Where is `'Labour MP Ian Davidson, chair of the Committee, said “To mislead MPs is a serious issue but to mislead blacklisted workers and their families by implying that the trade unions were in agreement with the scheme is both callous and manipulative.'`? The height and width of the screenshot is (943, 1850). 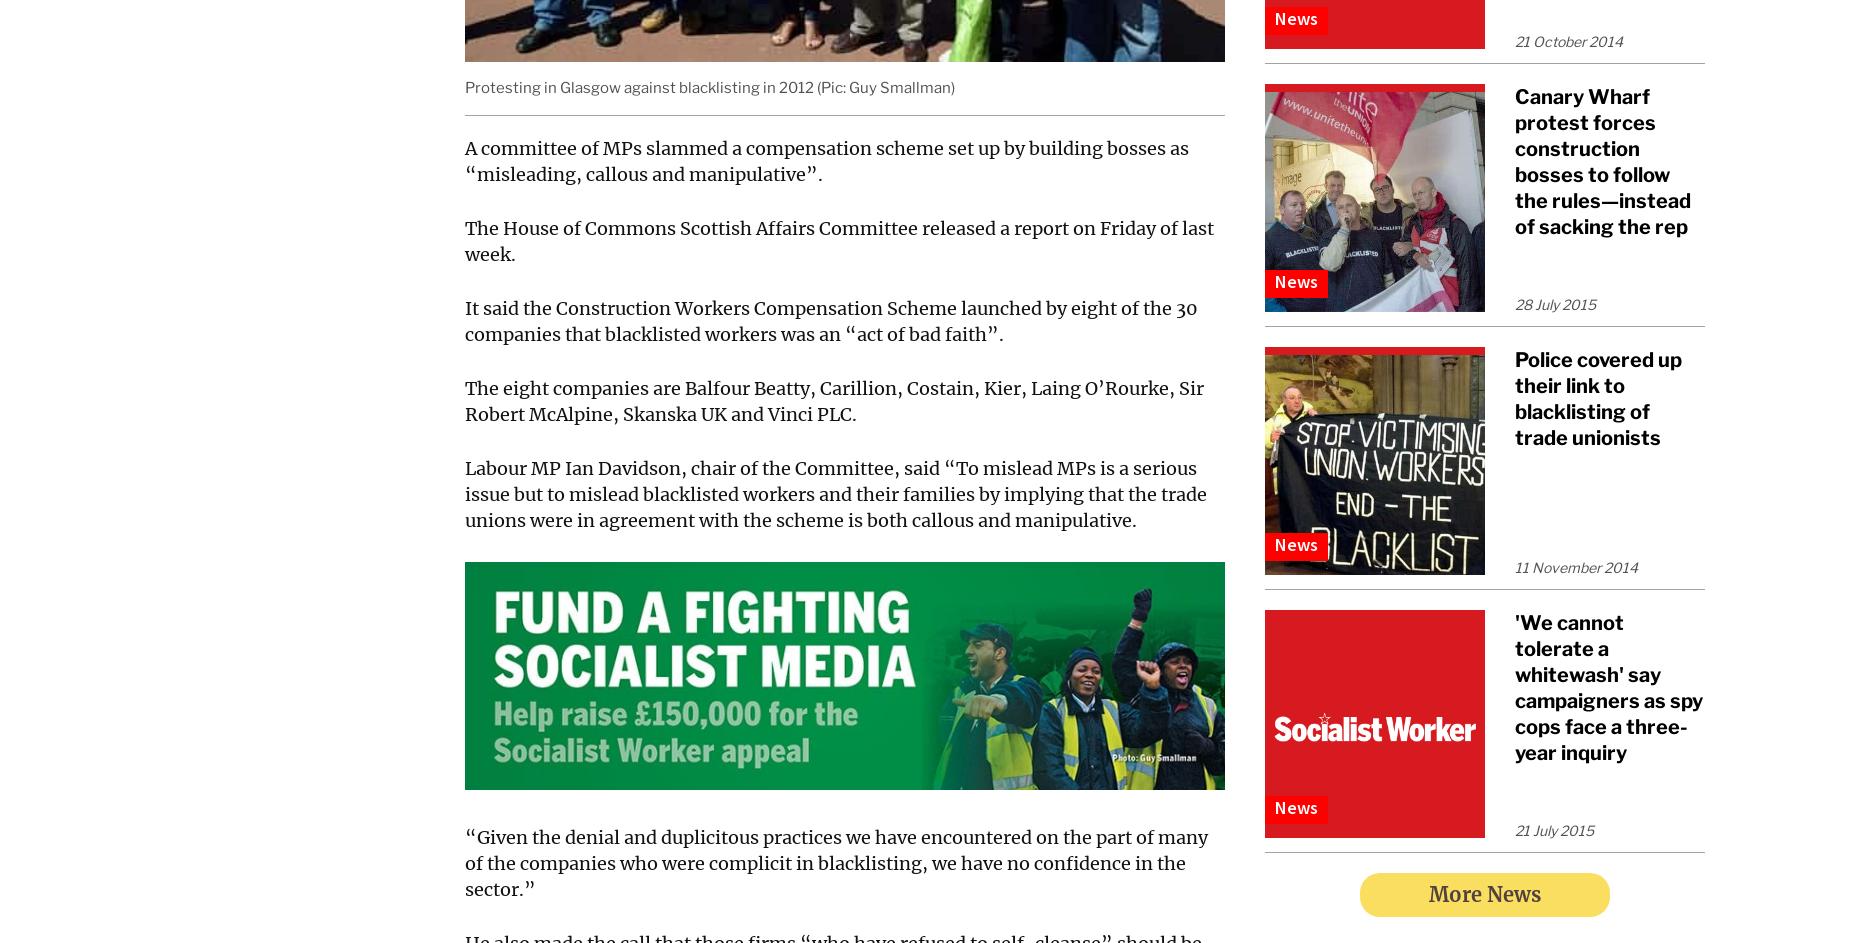
'Labour MP Ian Davidson, chair of the Committee, said “To mislead MPs is a serious issue but to mislead blacklisted workers and their families by implying that the trade unions were in agreement with the scheme is both callous and manipulative.' is located at coordinates (836, 493).